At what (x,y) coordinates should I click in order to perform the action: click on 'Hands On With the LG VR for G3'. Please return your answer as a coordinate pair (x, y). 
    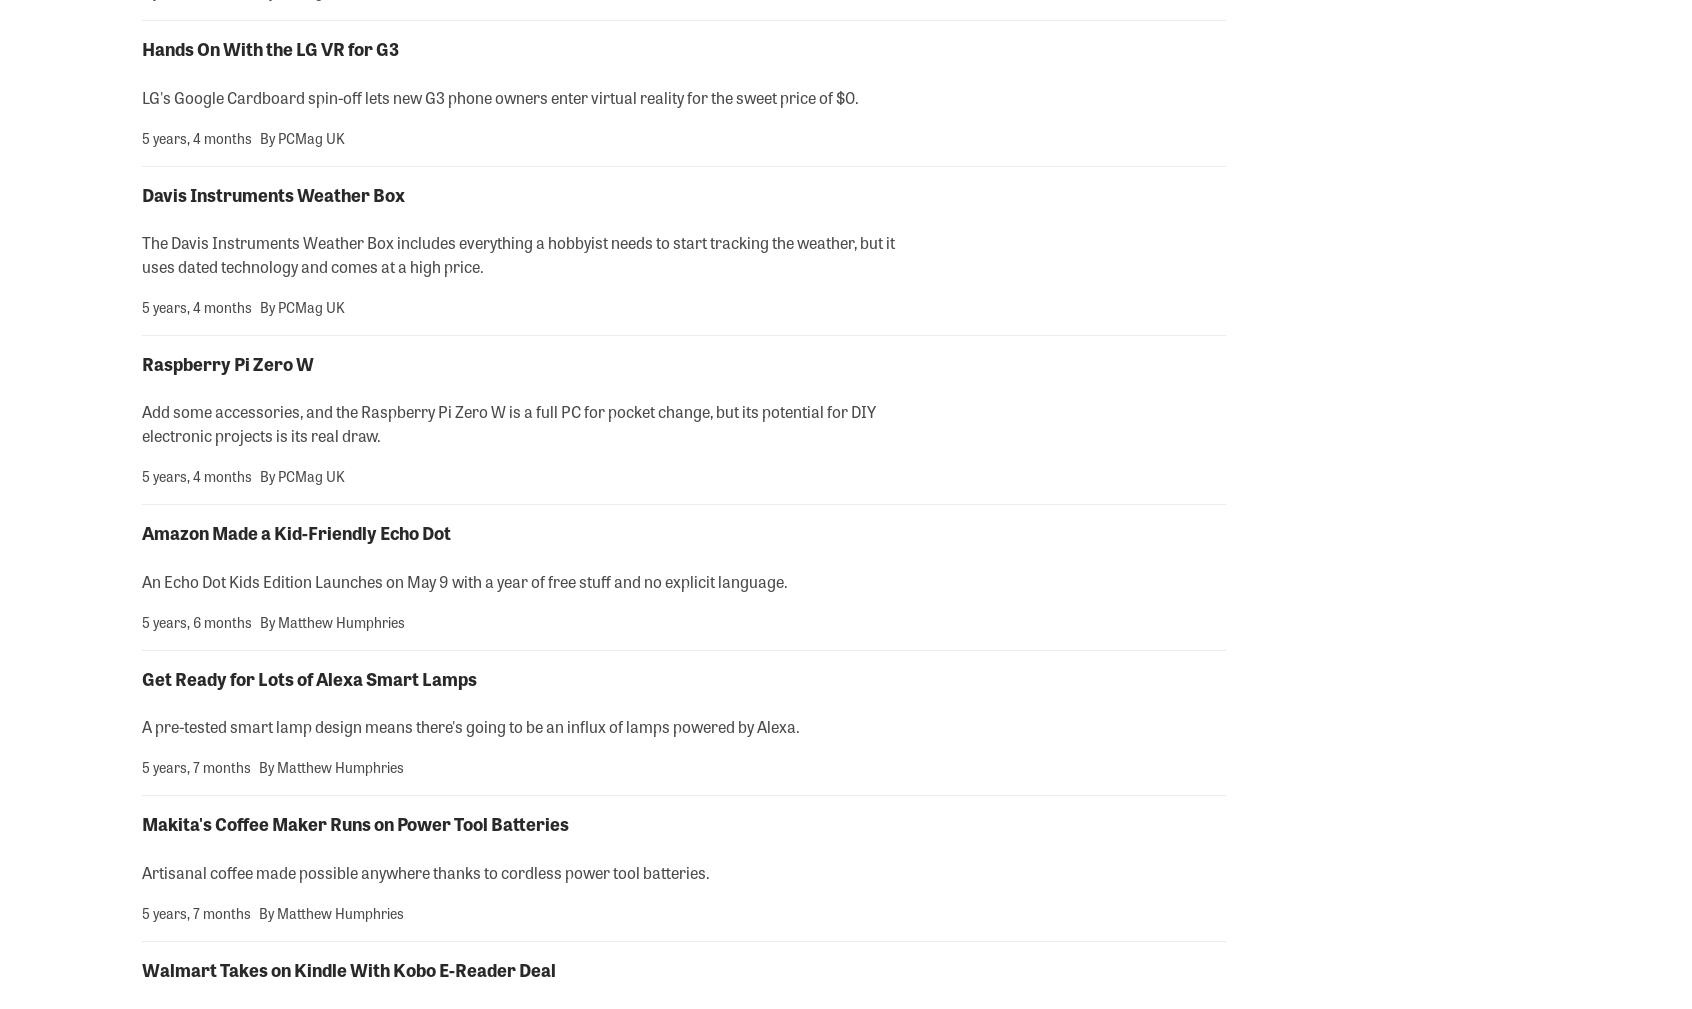
    Looking at the image, I should click on (270, 47).